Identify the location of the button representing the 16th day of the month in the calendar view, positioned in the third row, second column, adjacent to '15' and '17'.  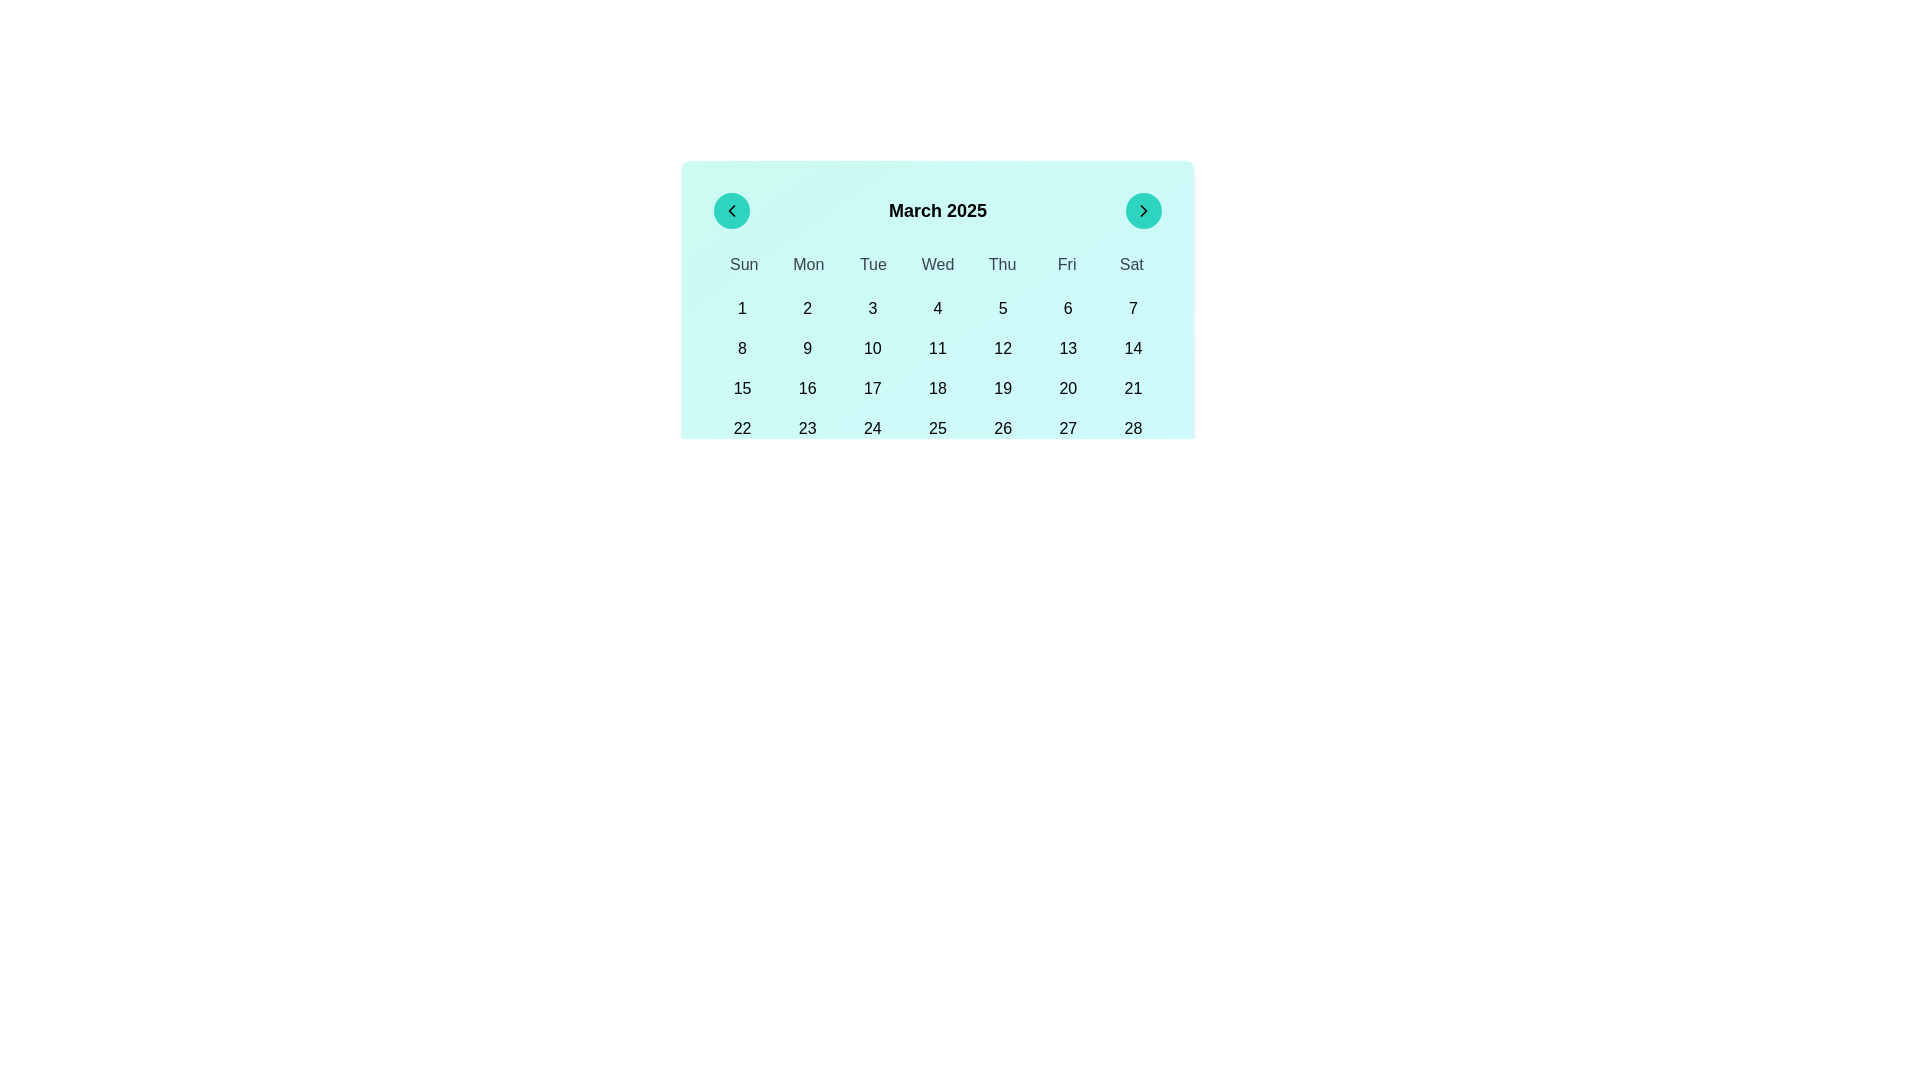
(807, 389).